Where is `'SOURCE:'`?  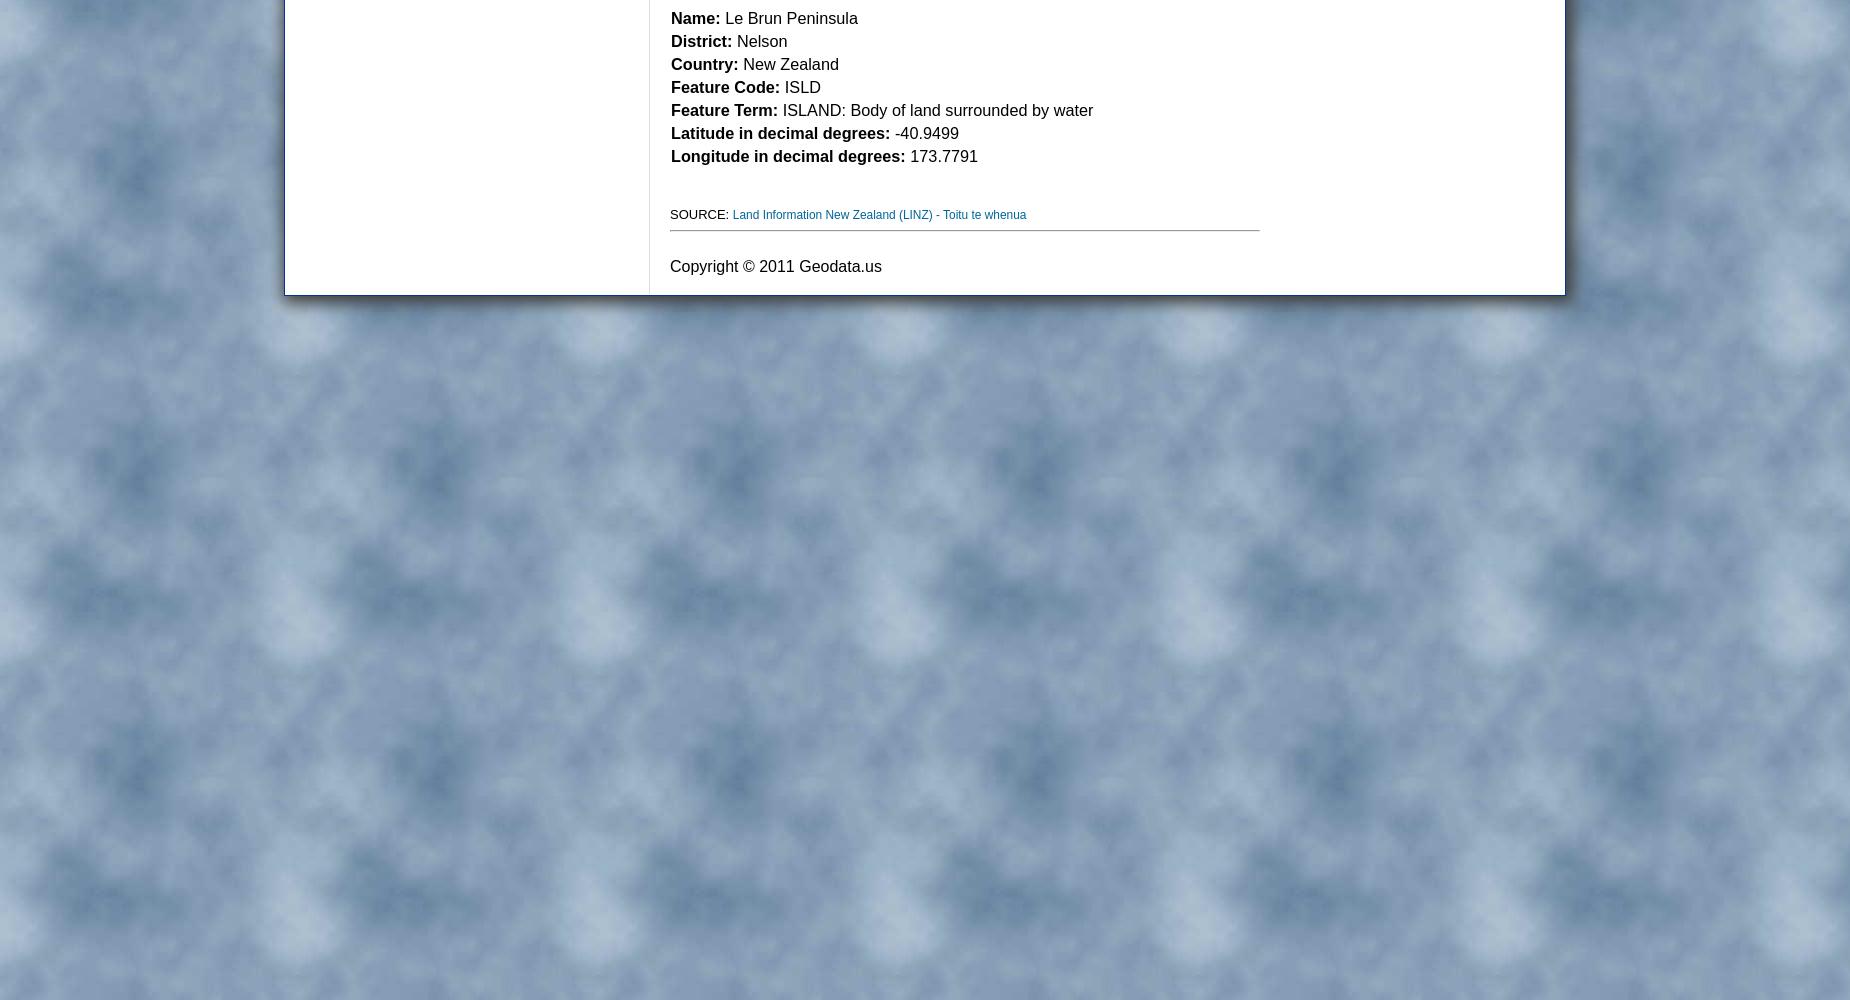 'SOURCE:' is located at coordinates (700, 213).